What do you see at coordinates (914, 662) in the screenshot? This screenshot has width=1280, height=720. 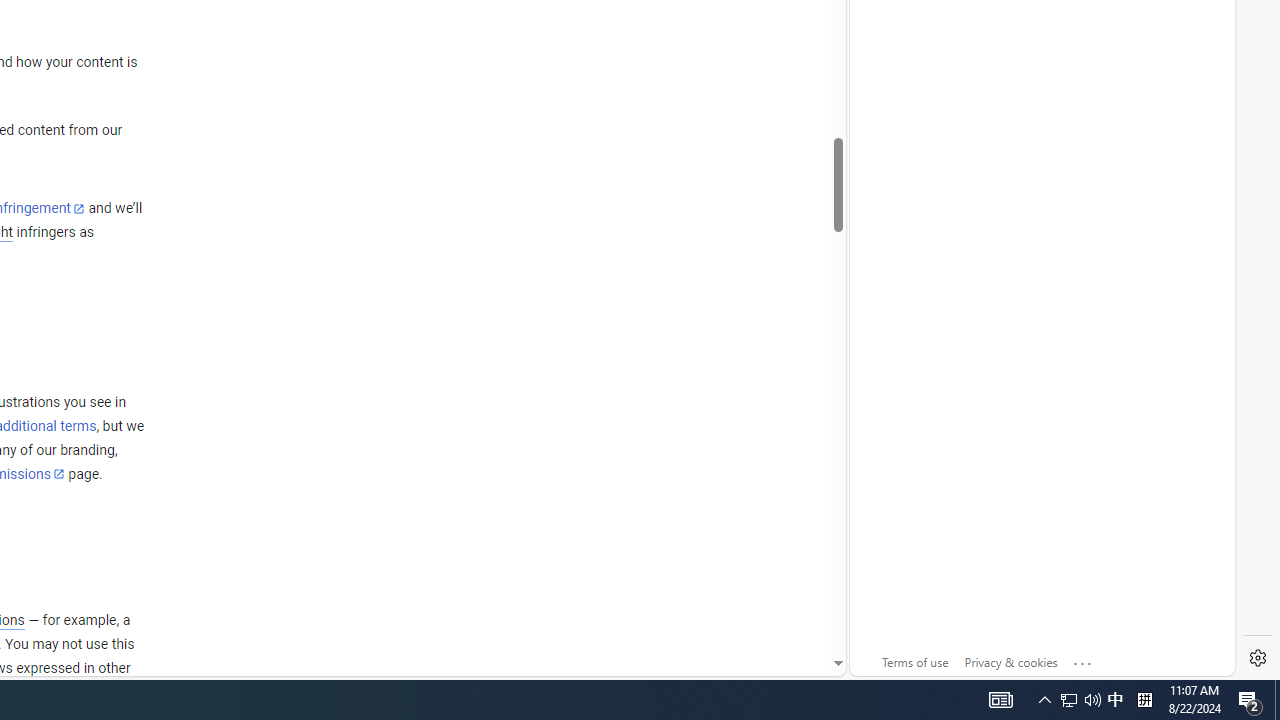 I see `'Terms of use'` at bounding box center [914, 662].